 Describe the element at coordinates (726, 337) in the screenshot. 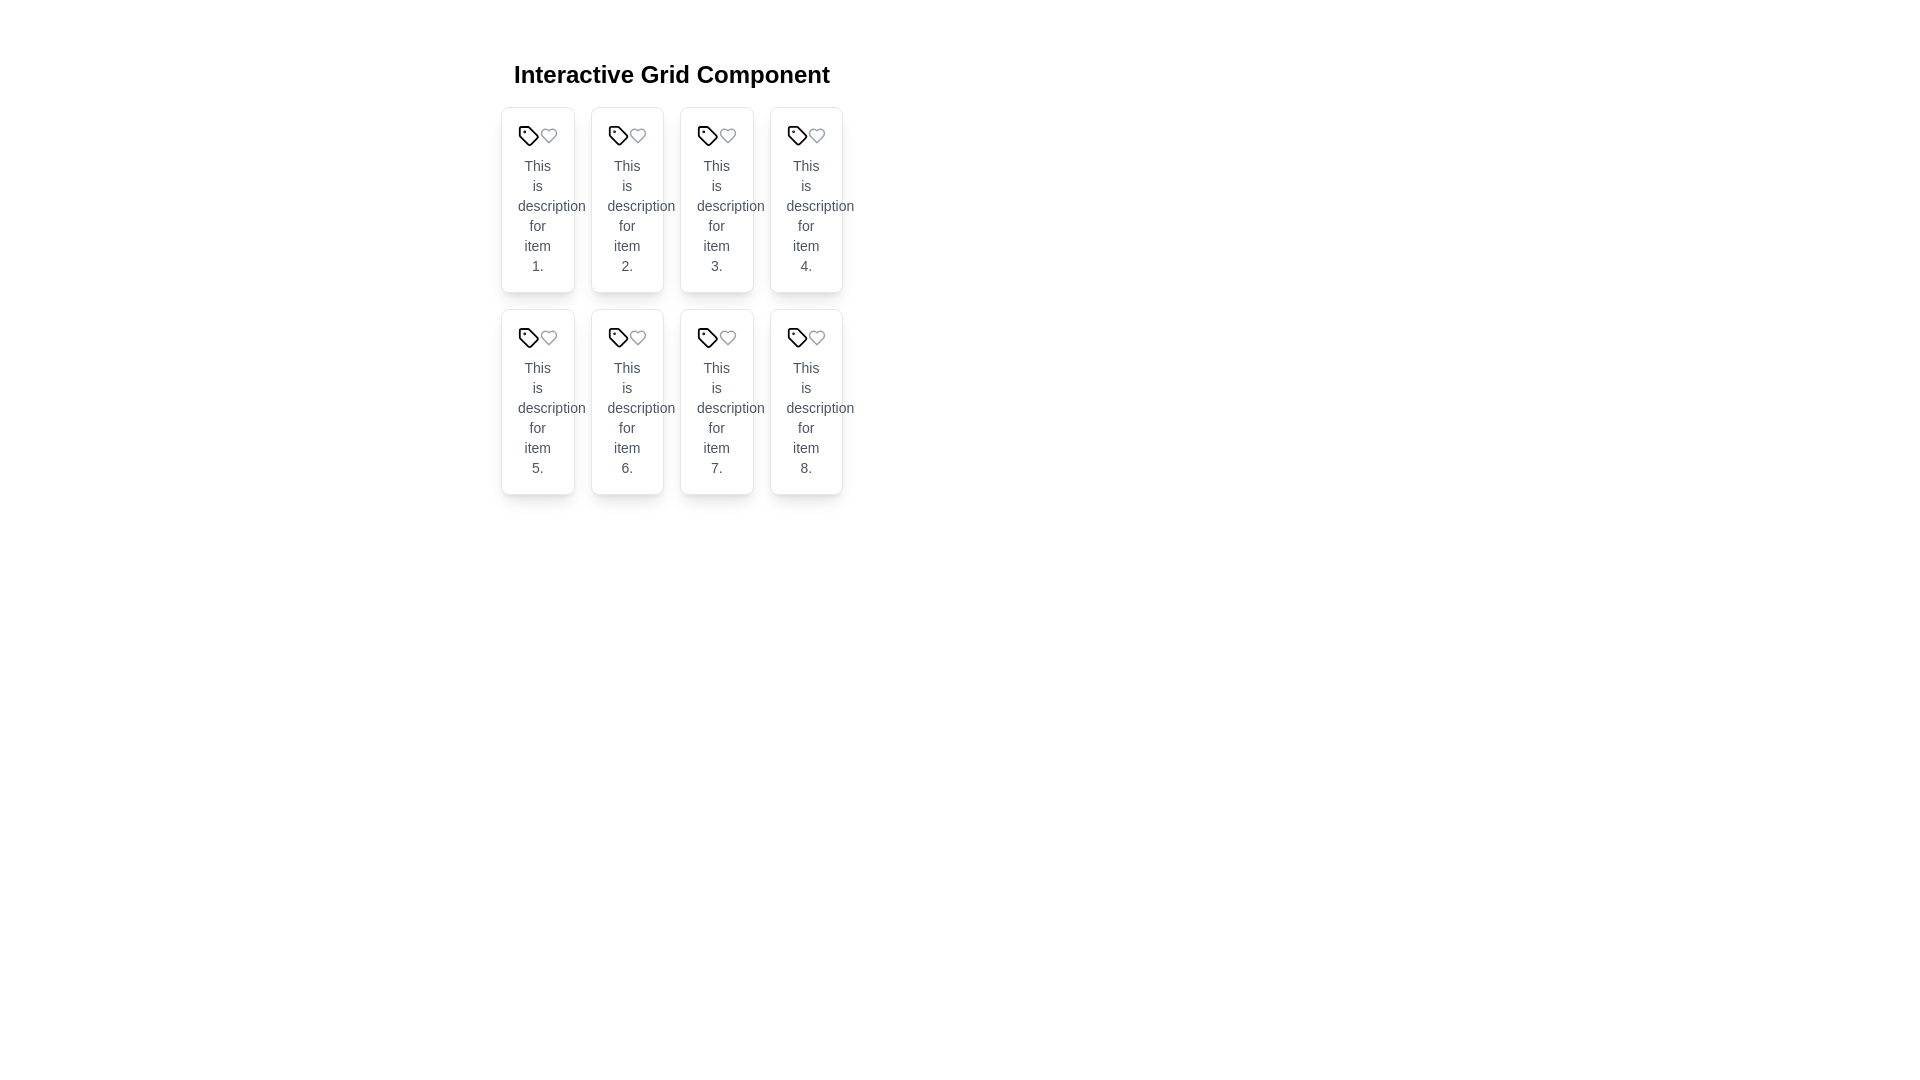

I see `the favorite or like icon located in the top-right region of the card titled 'Tile 7'` at that location.